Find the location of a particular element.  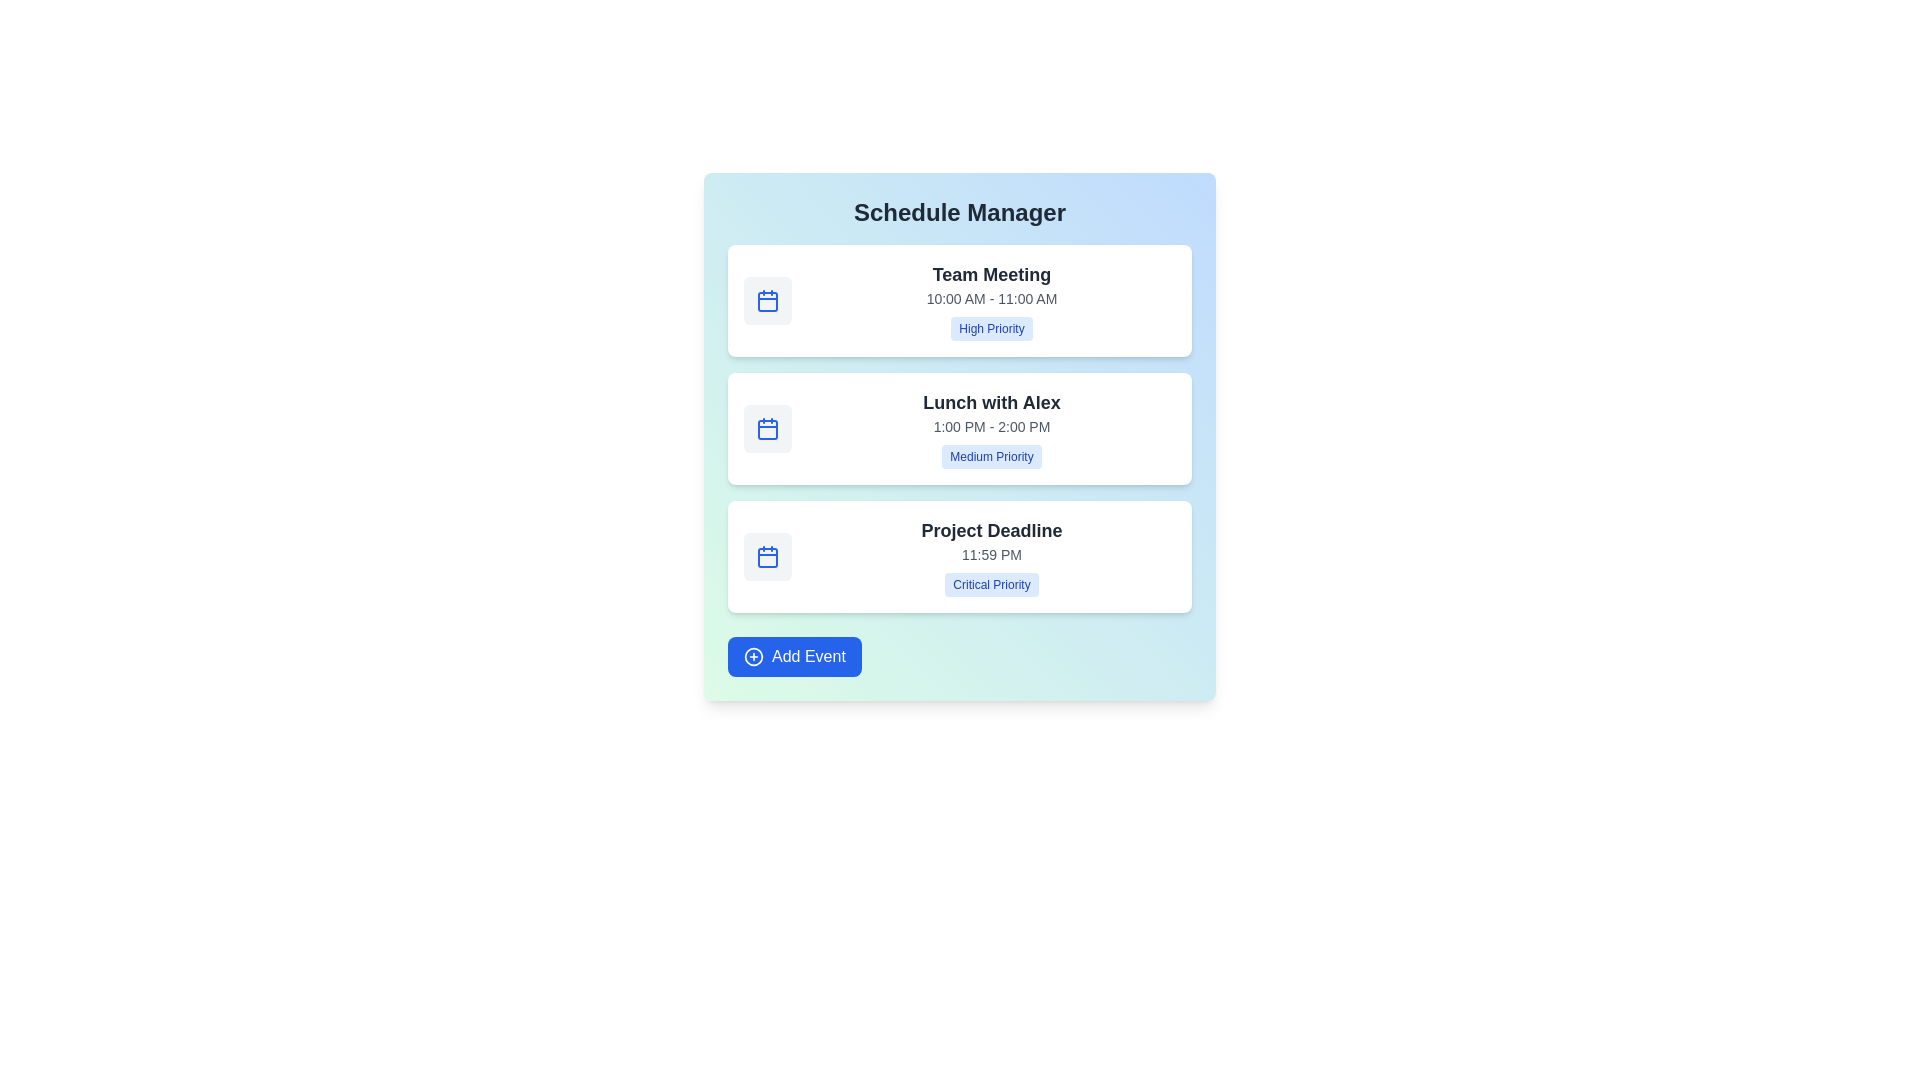

the calendar icon for the event 'Team Meeting' is located at coordinates (767, 300).